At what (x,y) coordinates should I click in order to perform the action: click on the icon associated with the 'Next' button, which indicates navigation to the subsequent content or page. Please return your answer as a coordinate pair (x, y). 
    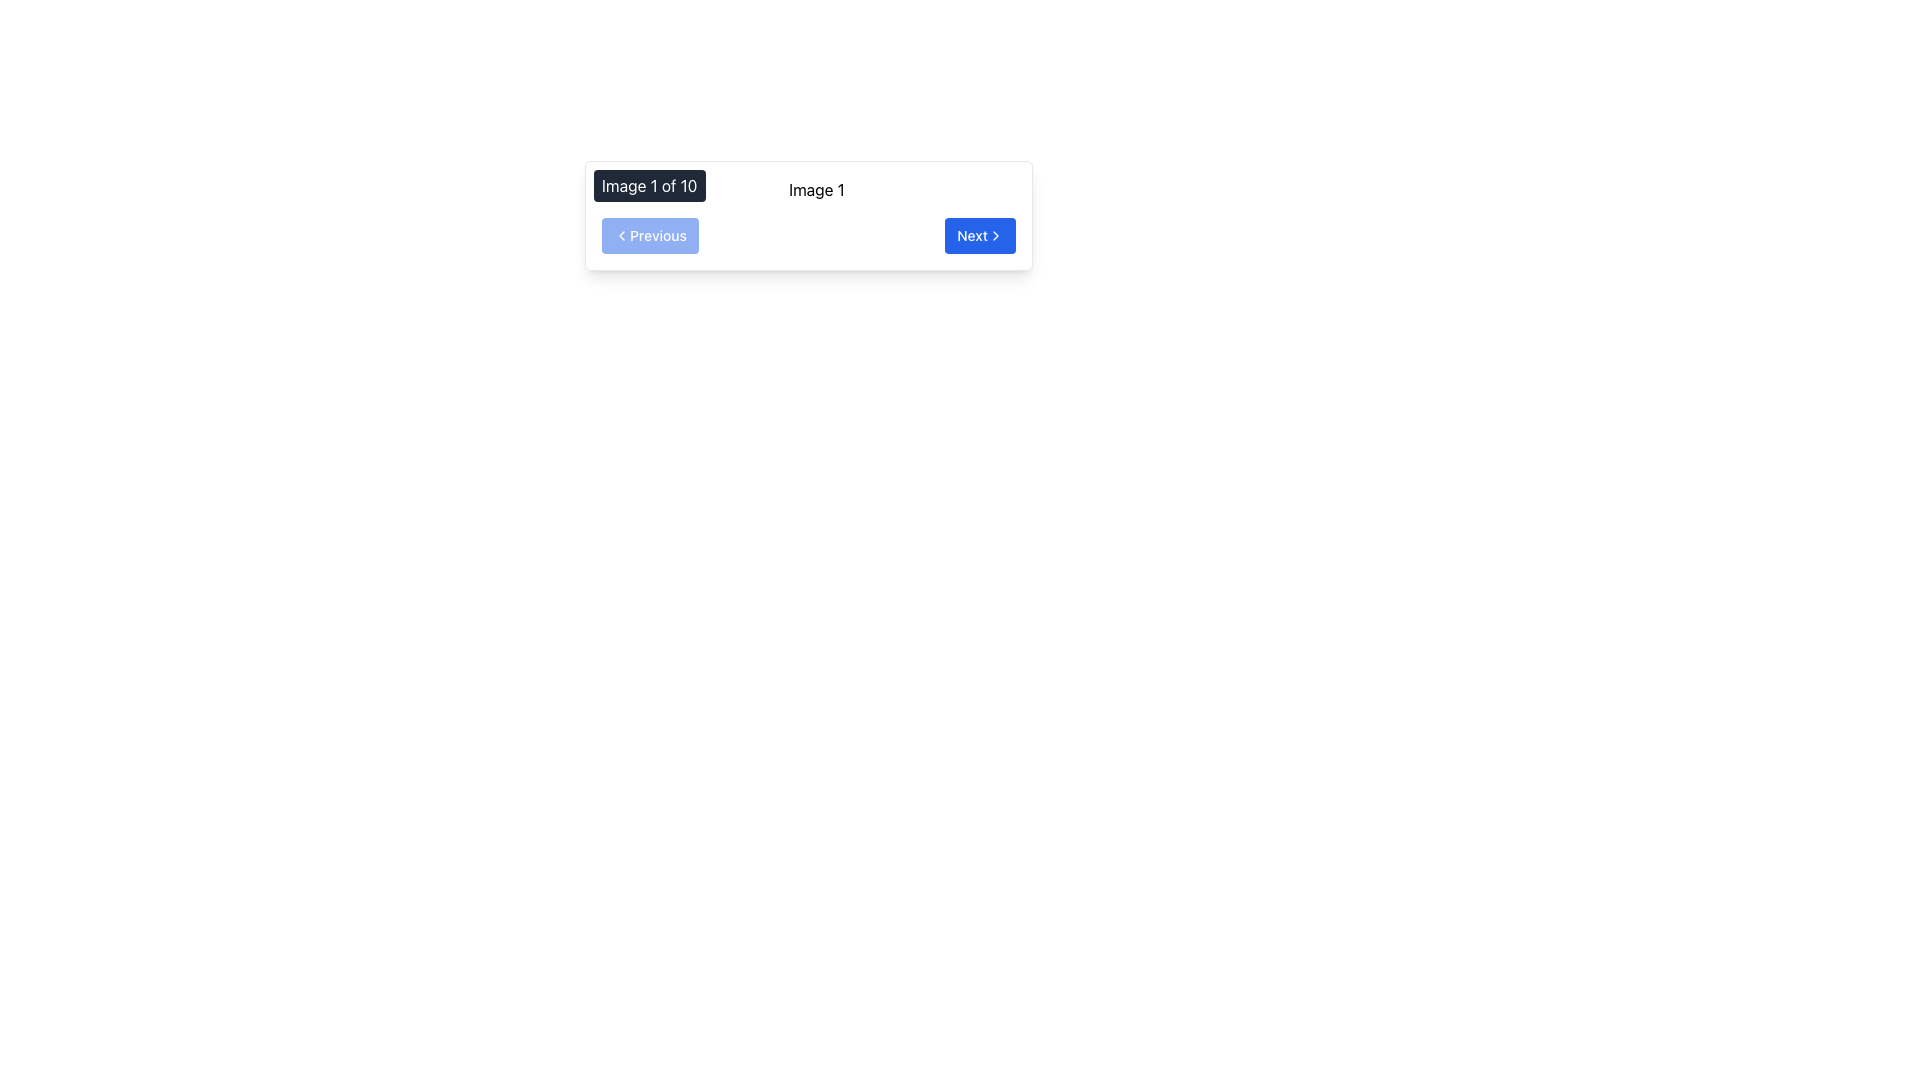
    Looking at the image, I should click on (996, 234).